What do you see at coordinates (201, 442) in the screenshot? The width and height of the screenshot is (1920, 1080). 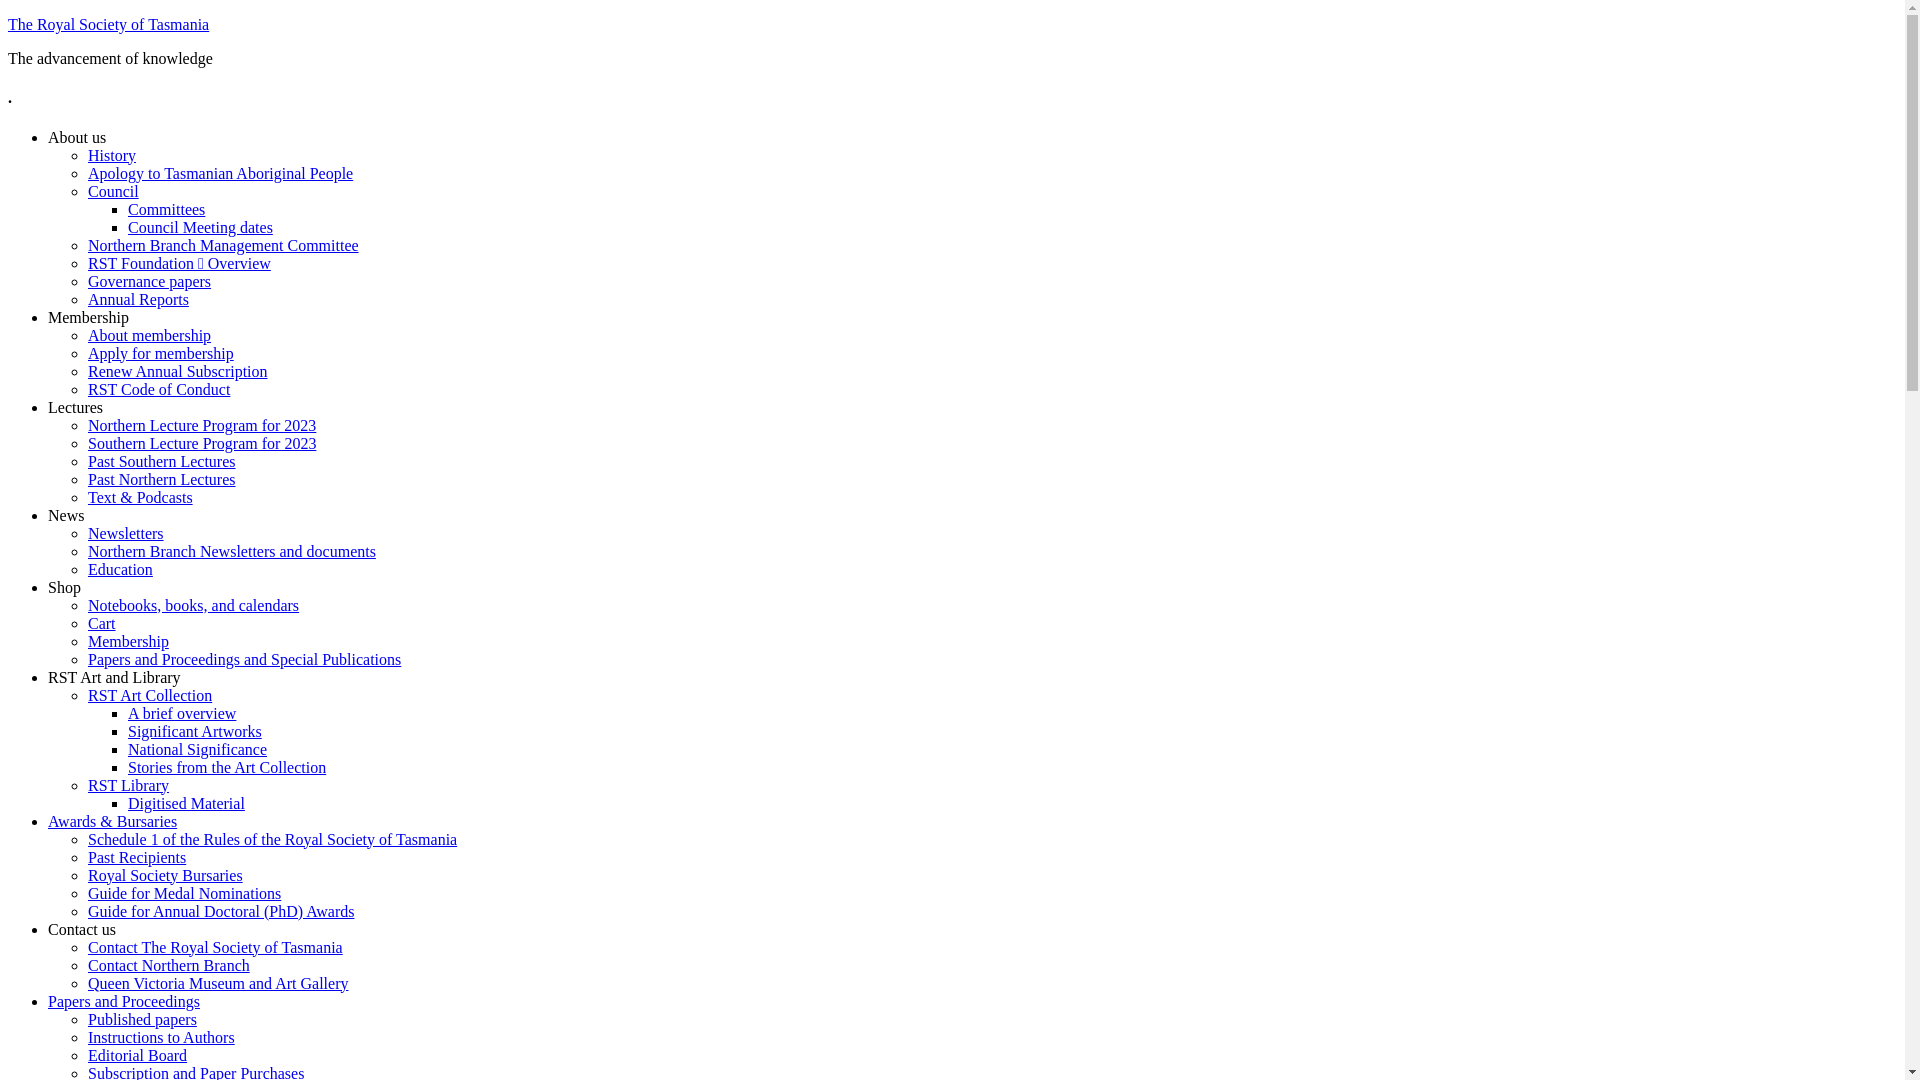 I see `'Southern Lecture Program for 2023'` at bounding box center [201, 442].